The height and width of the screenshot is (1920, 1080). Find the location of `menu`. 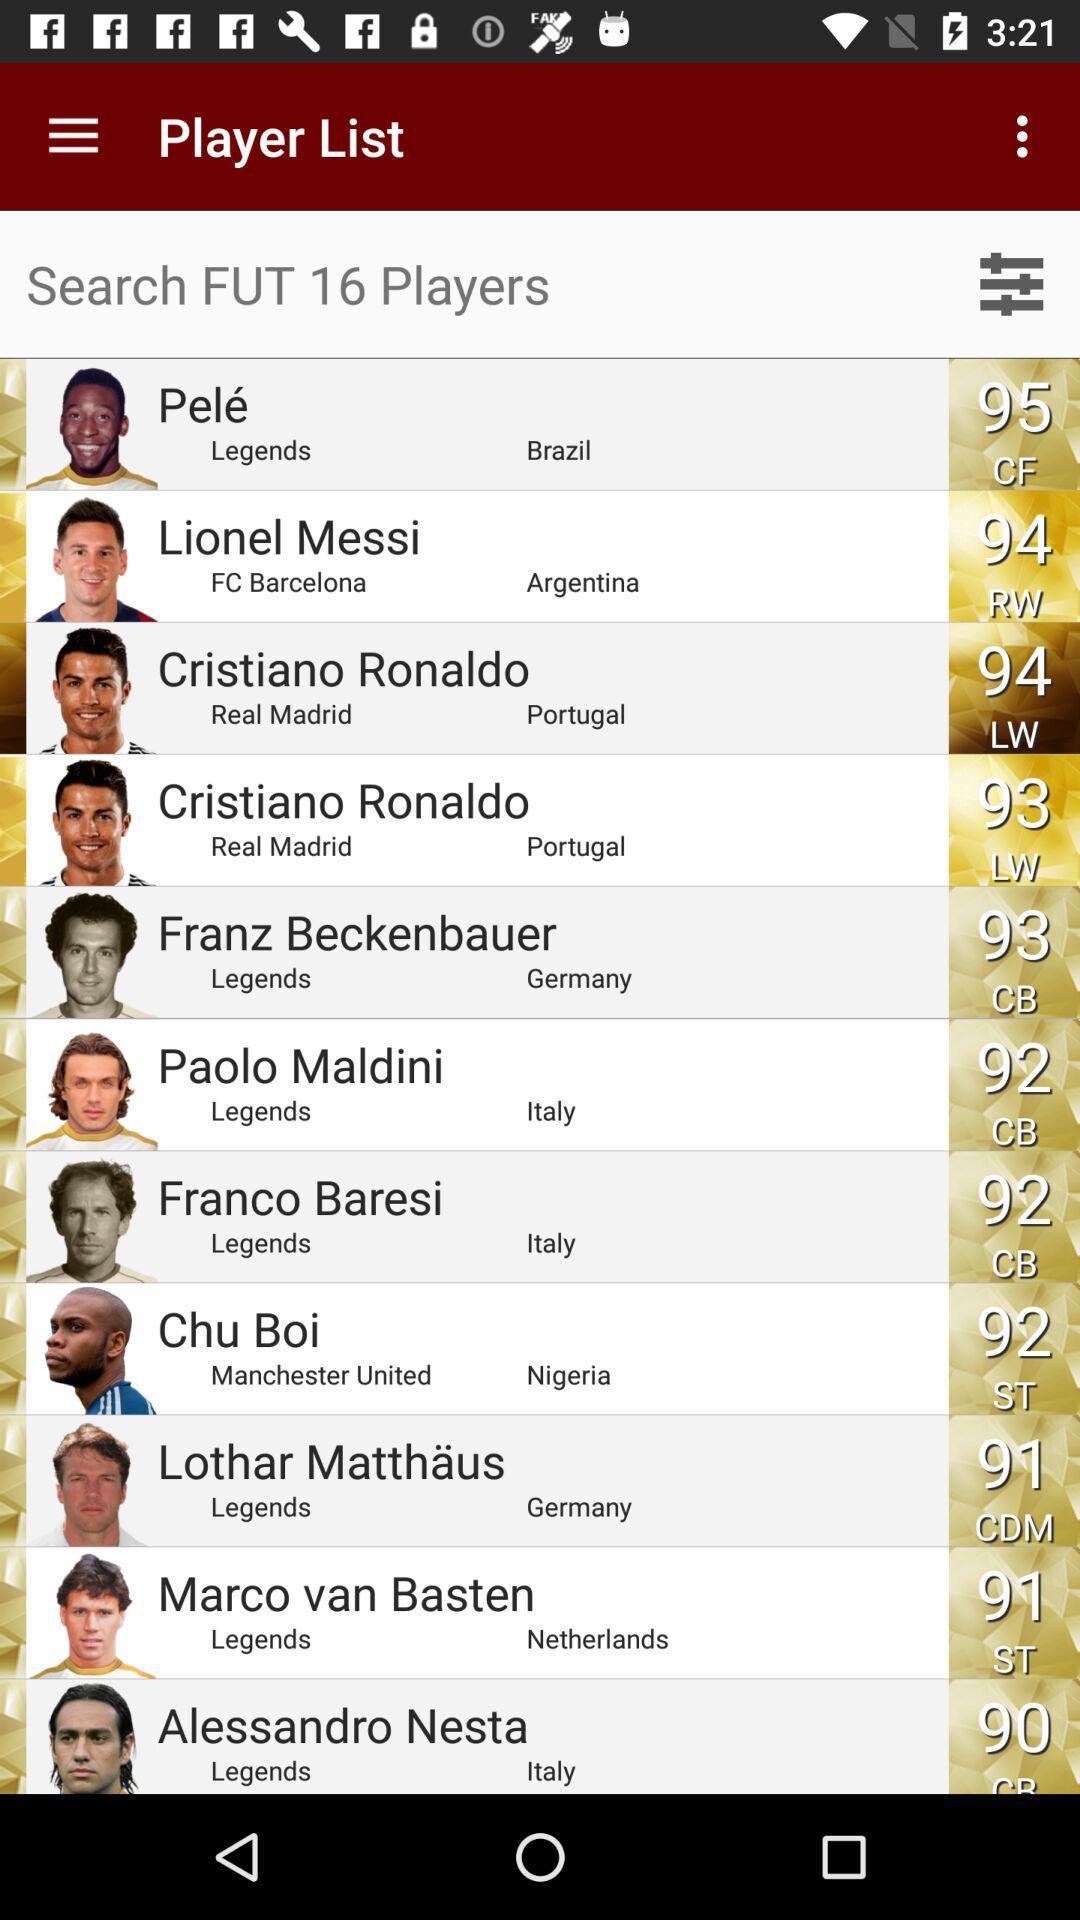

menu is located at coordinates (1011, 283).